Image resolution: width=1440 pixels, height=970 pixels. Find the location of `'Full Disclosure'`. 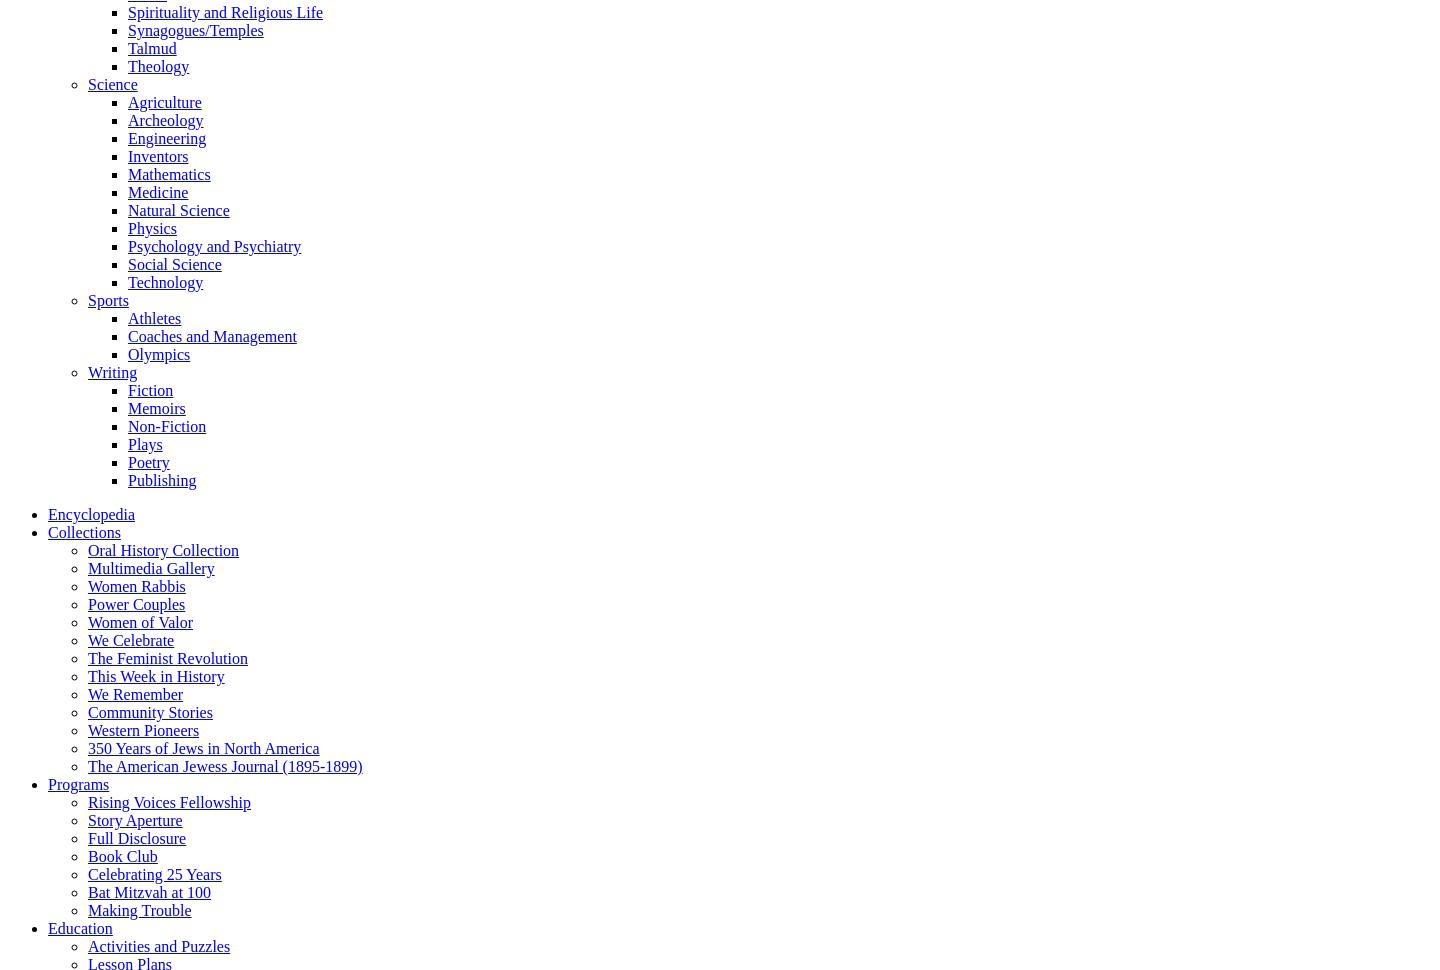

'Full Disclosure' is located at coordinates (135, 836).